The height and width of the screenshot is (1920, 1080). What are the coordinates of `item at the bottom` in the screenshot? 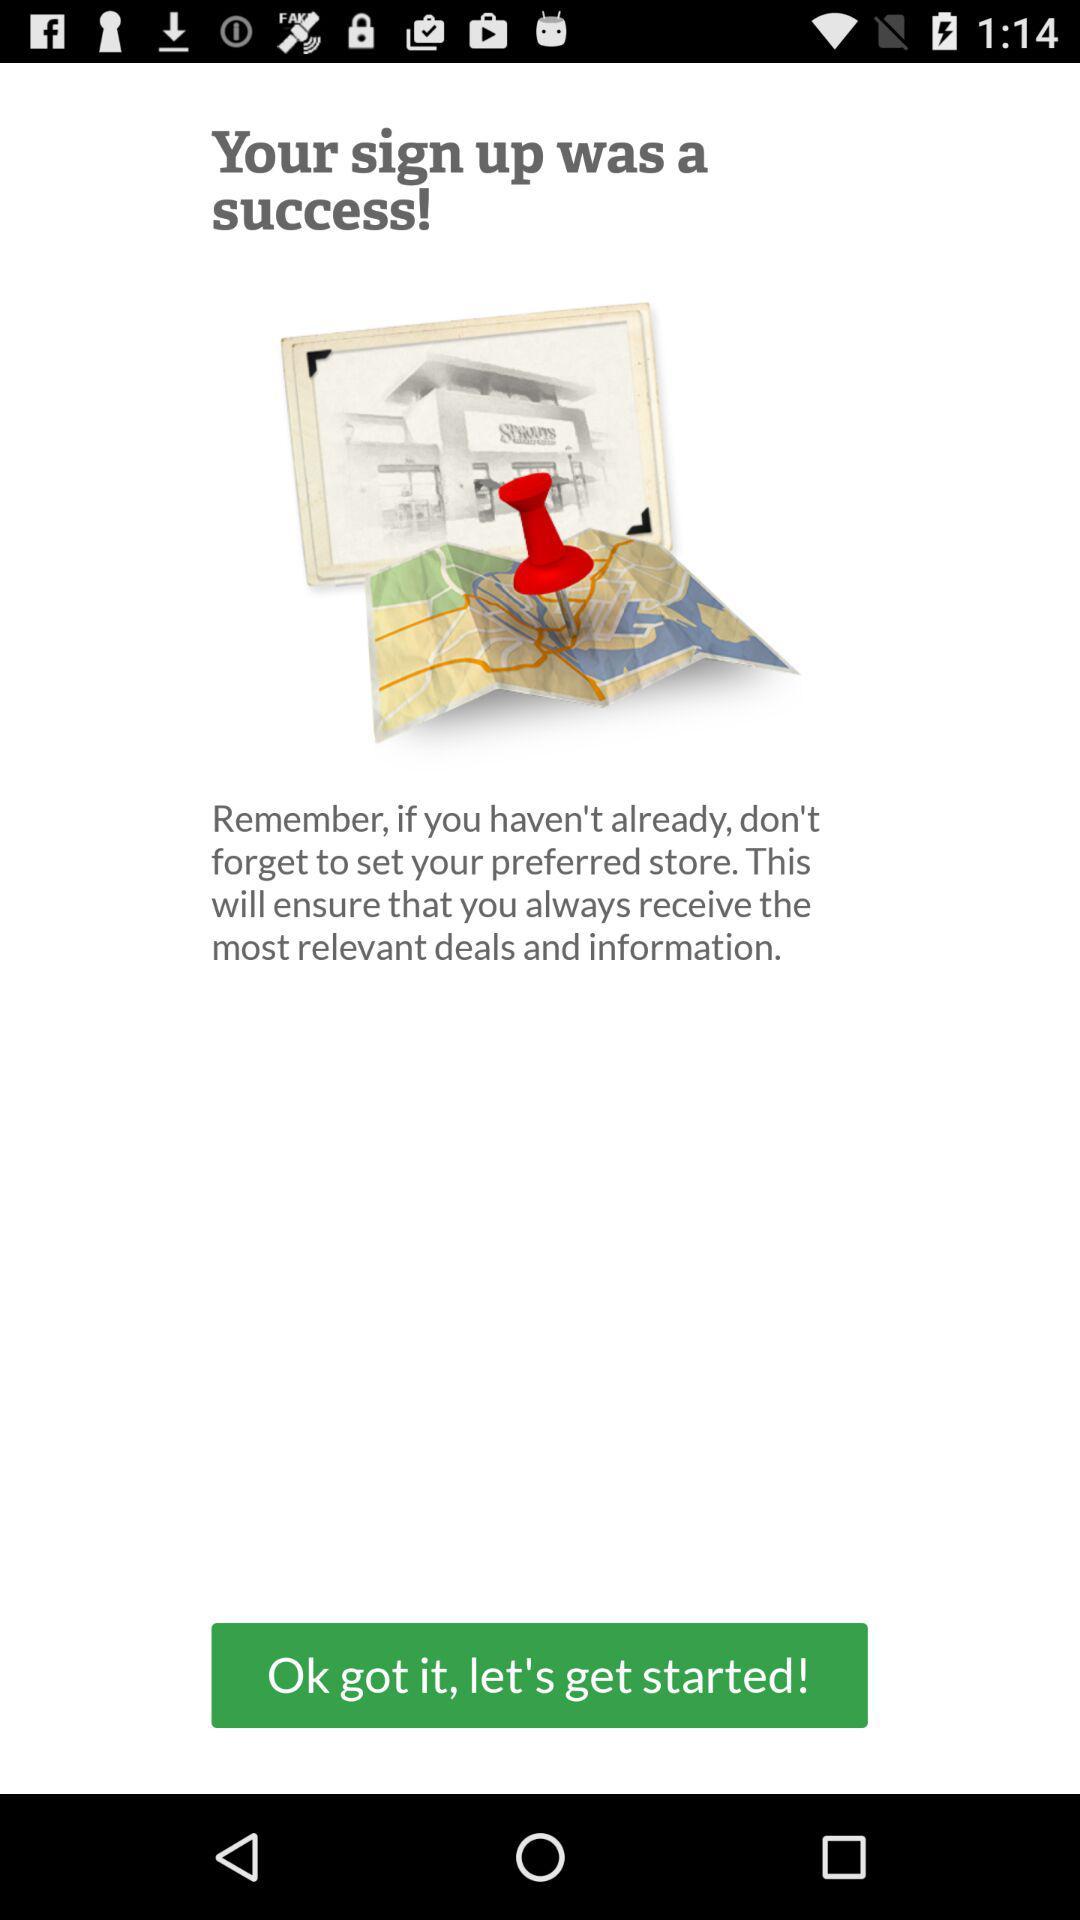 It's located at (538, 1675).